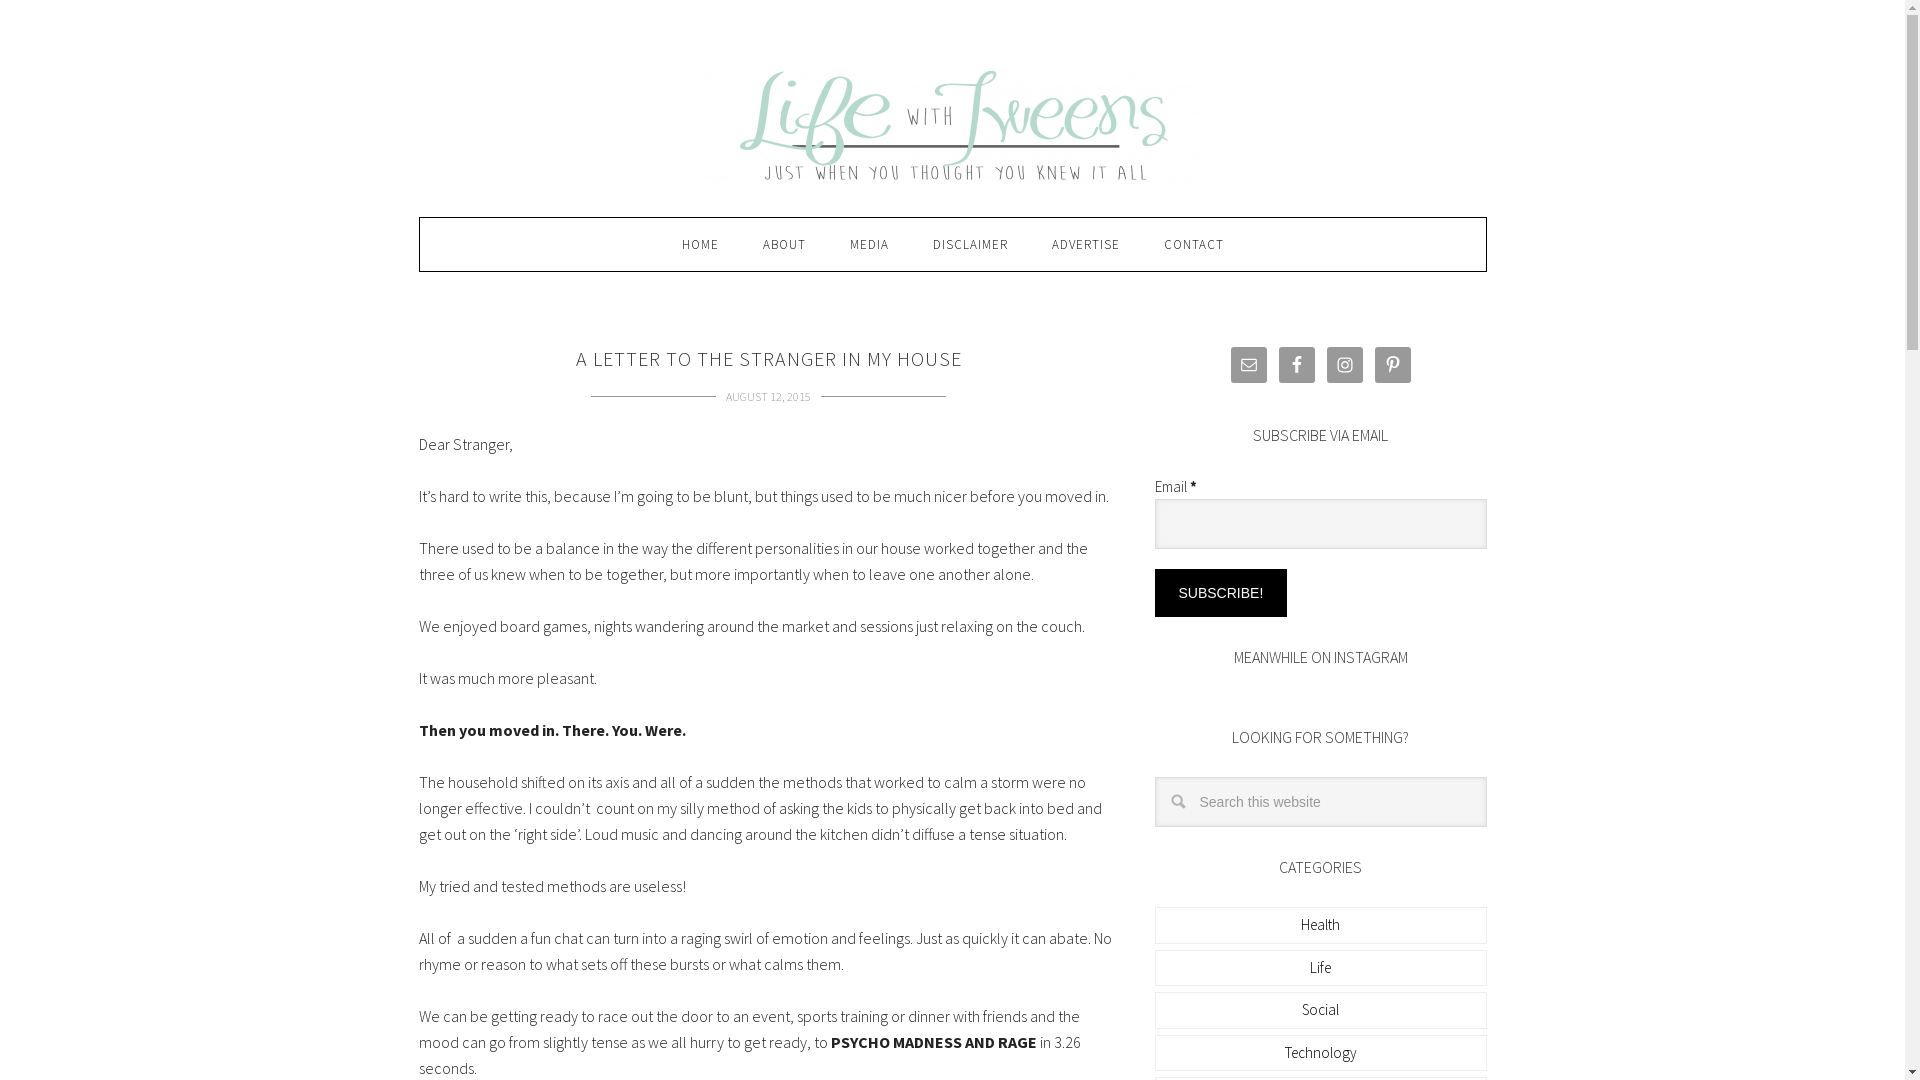 The width and height of the screenshot is (1920, 1080). I want to click on 'Social', so click(1301, 1009).